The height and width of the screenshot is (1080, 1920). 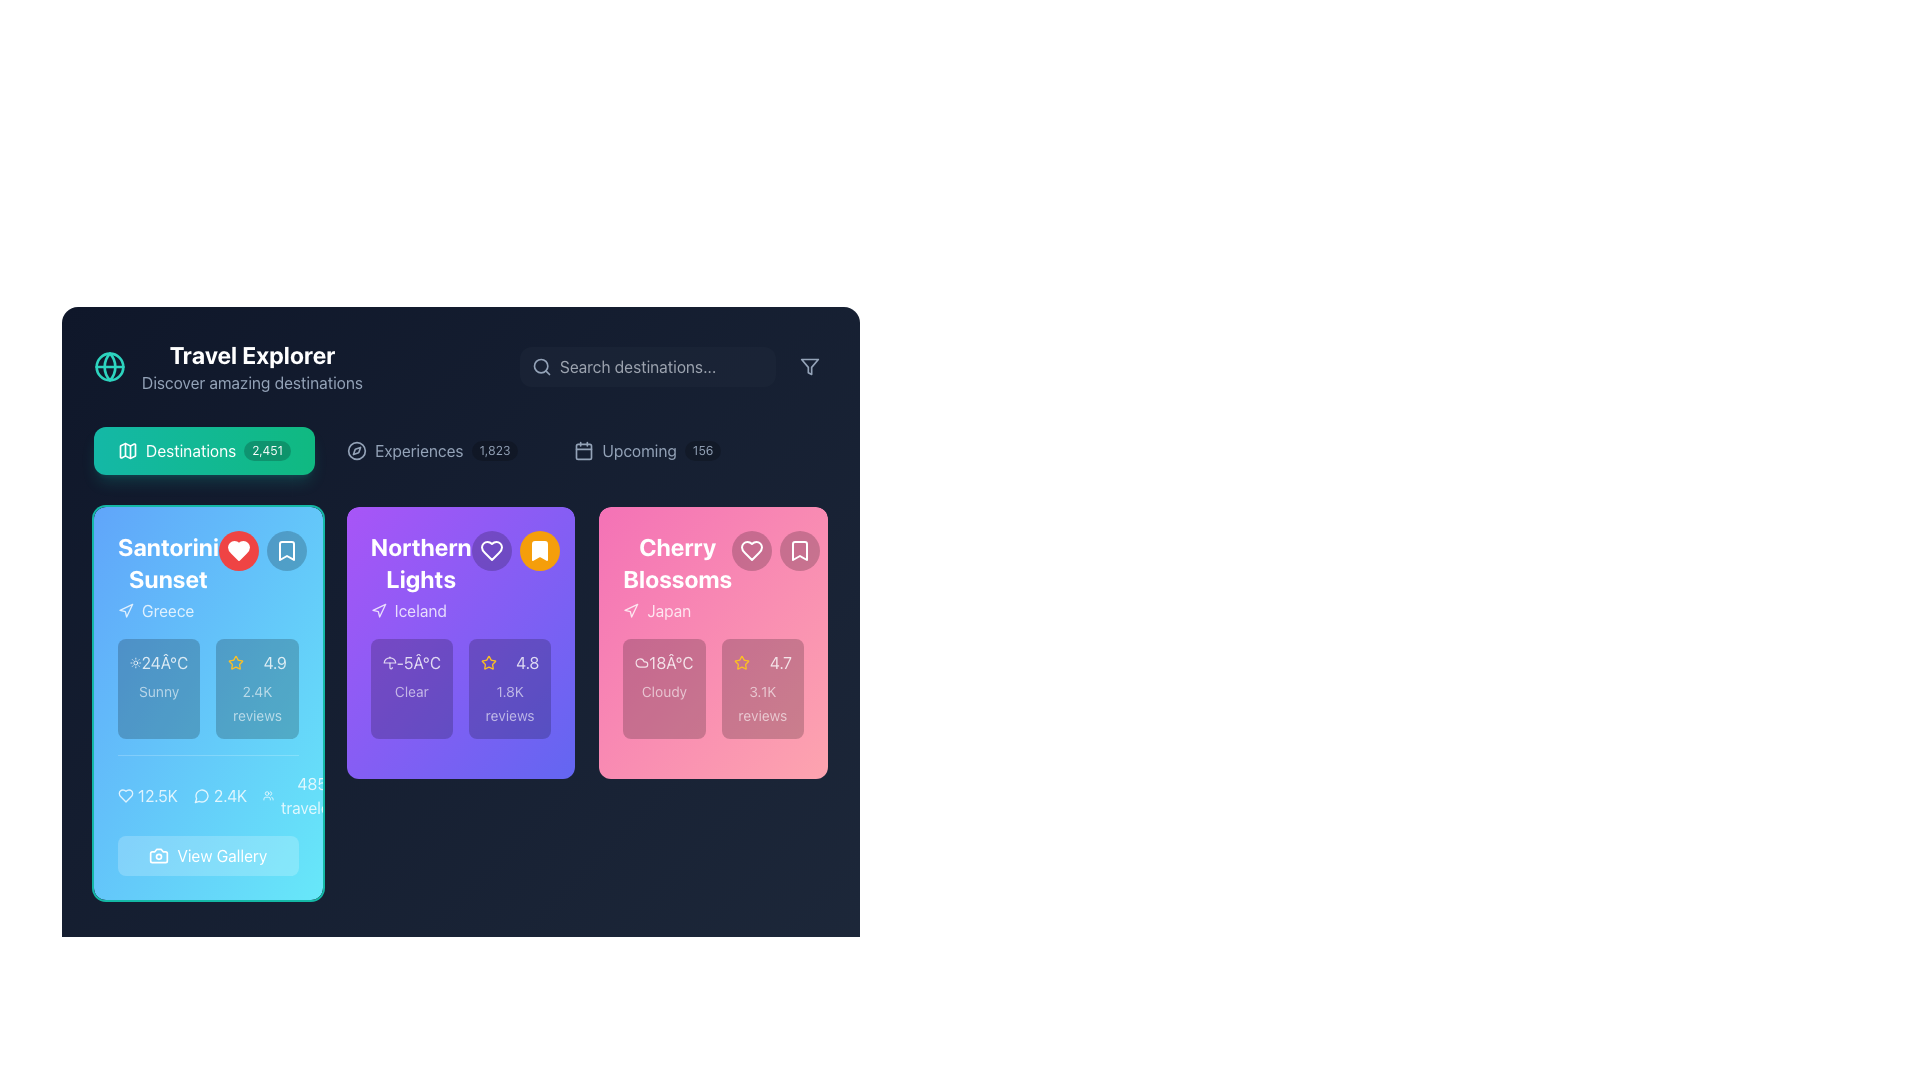 I want to click on the heart button located in the upper-right corner of the 'Northern Lights' card to favorite the item, so click(x=515, y=551).